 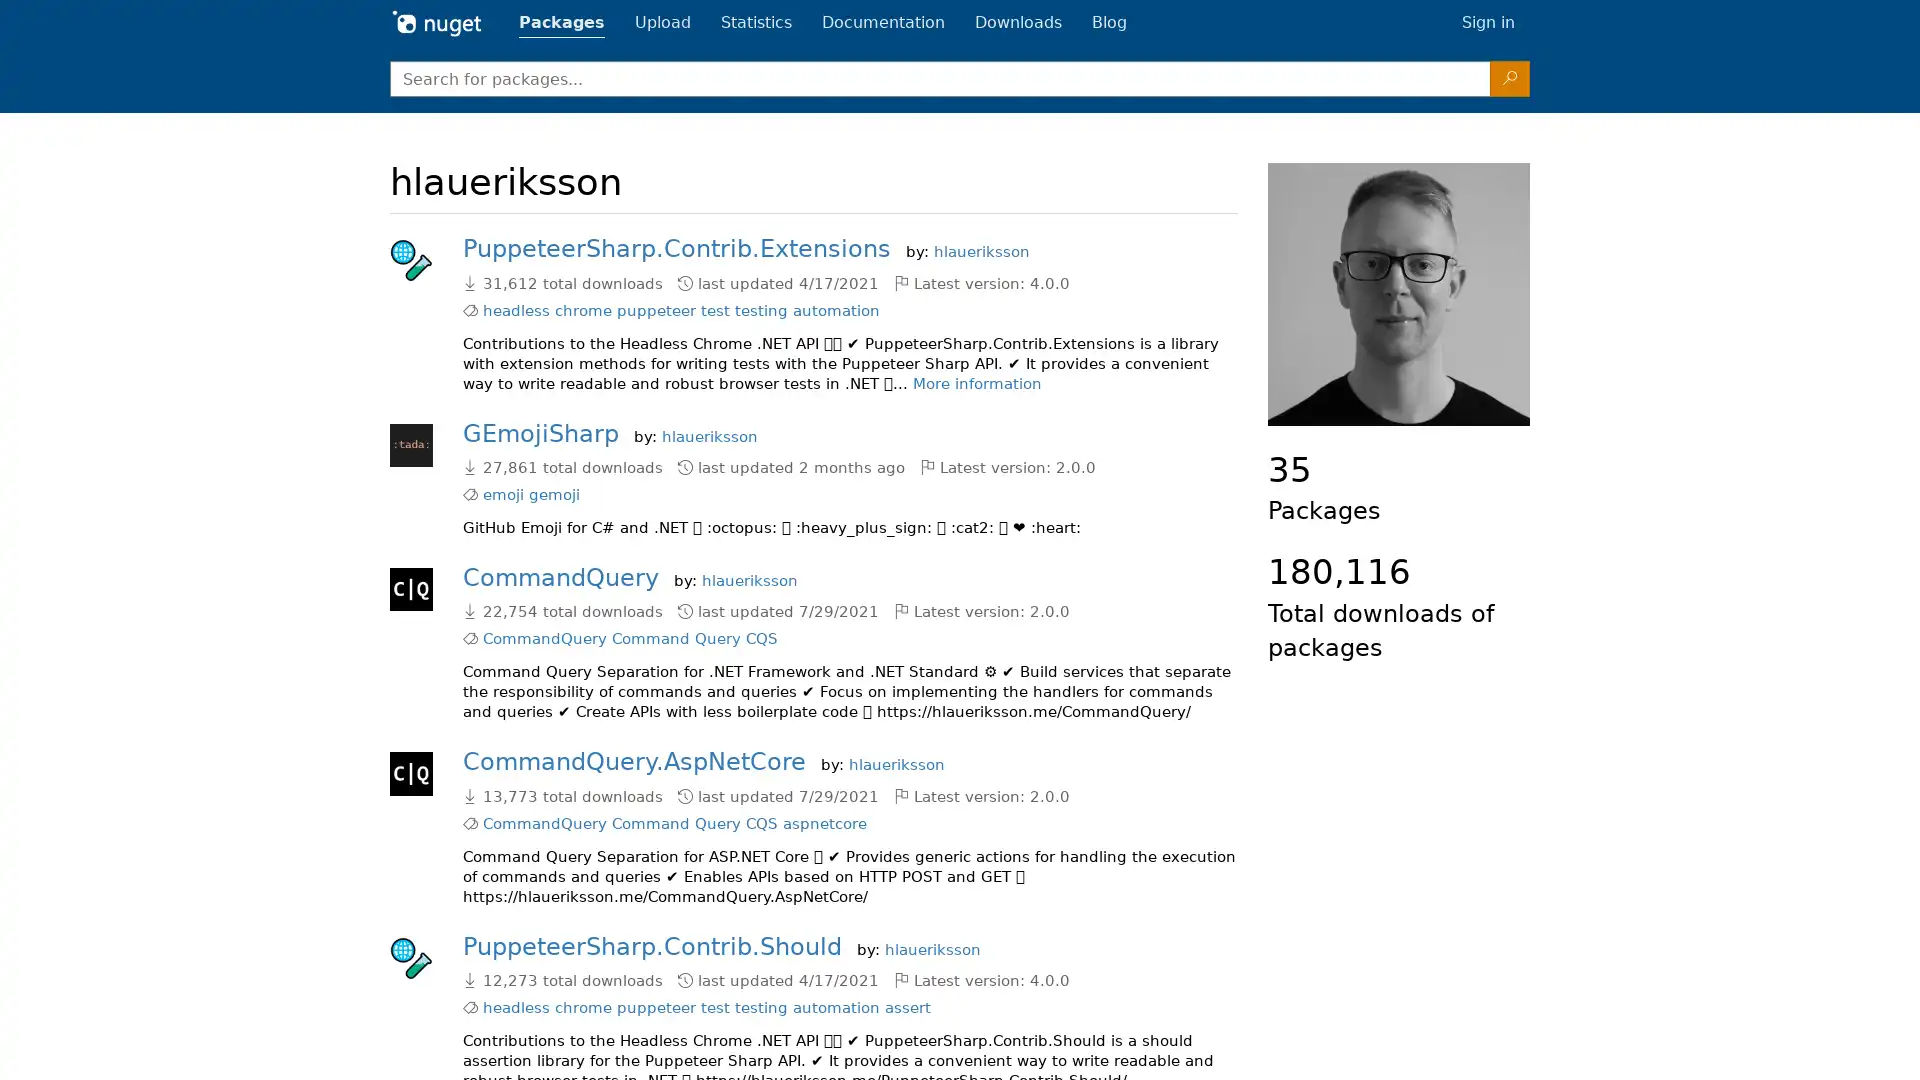 I want to click on Search, so click(x=1510, y=77).